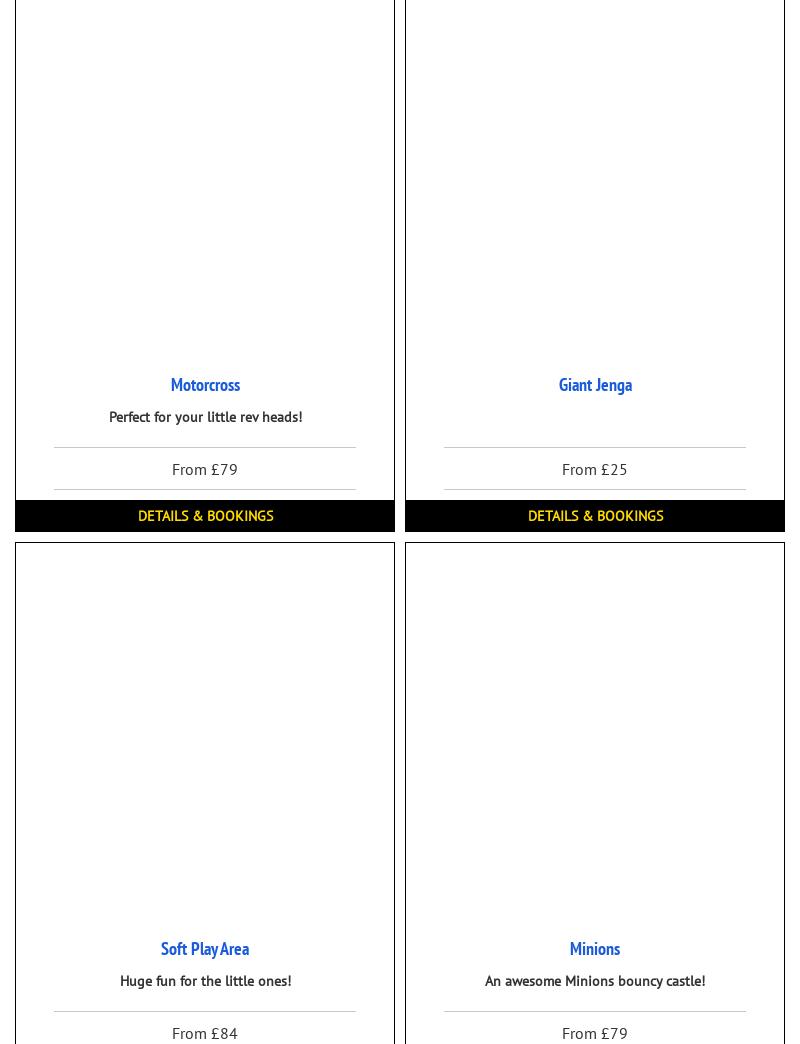  Describe the element at coordinates (169, 384) in the screenshot. I see `'Motorcross'` at that location.